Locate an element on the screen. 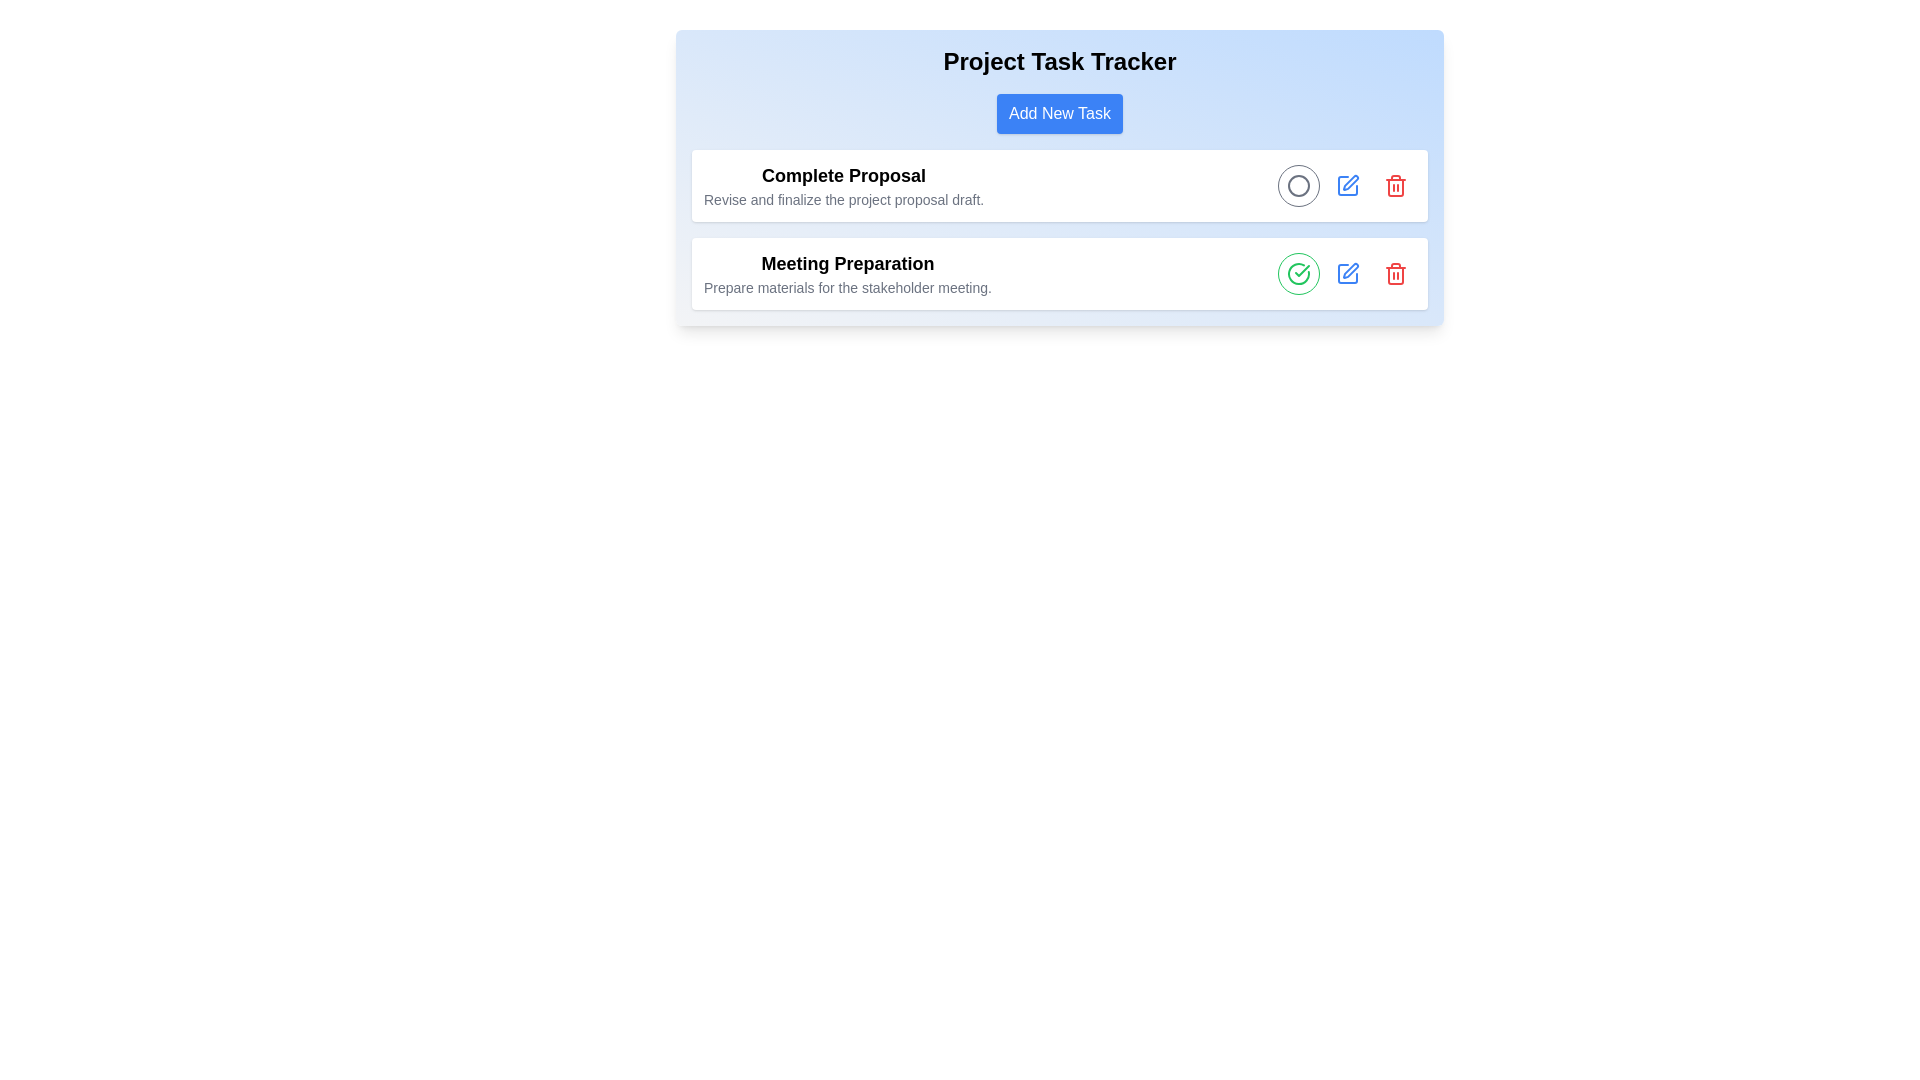 The image size is (1920, 1080). edit button for the task 'Complete Proposal' is located at coordinates (1348, 185).